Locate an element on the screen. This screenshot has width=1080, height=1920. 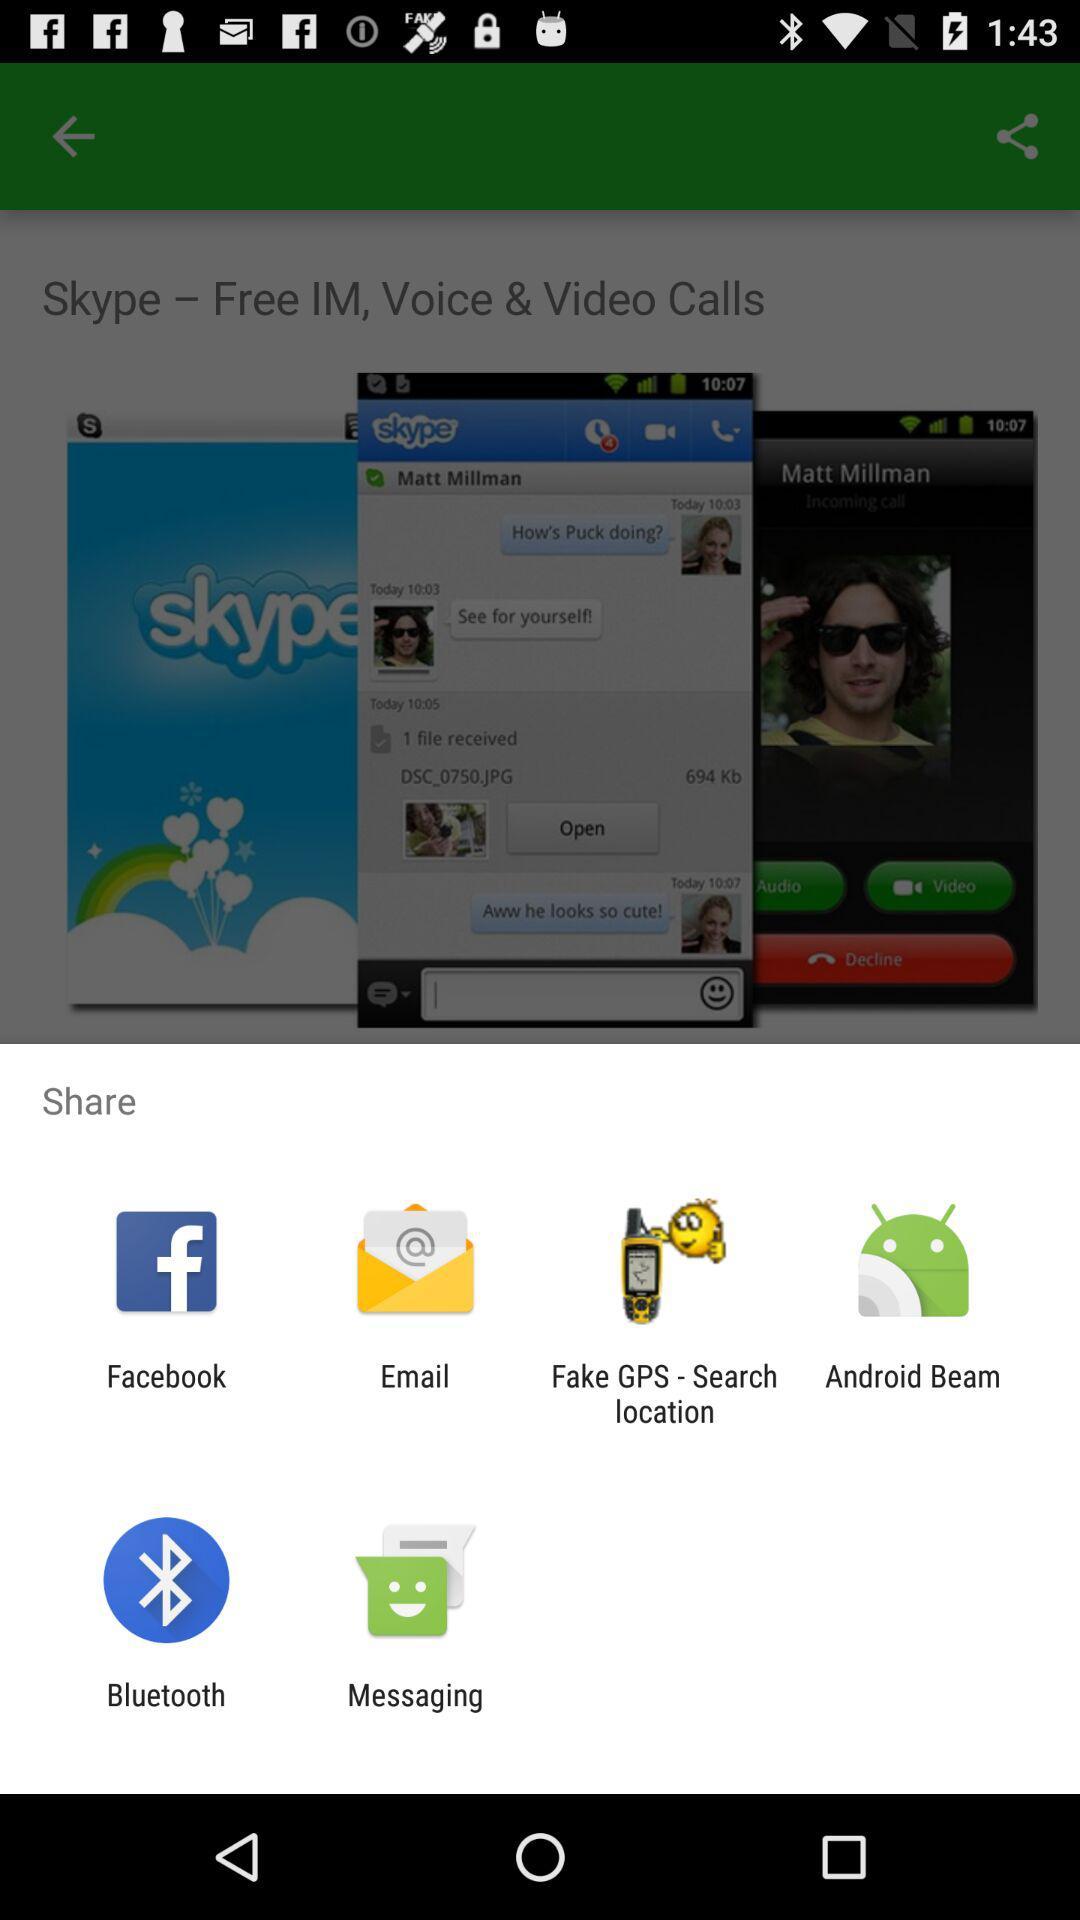
item to the left of messaging app is located at coordinates (165, 1711).